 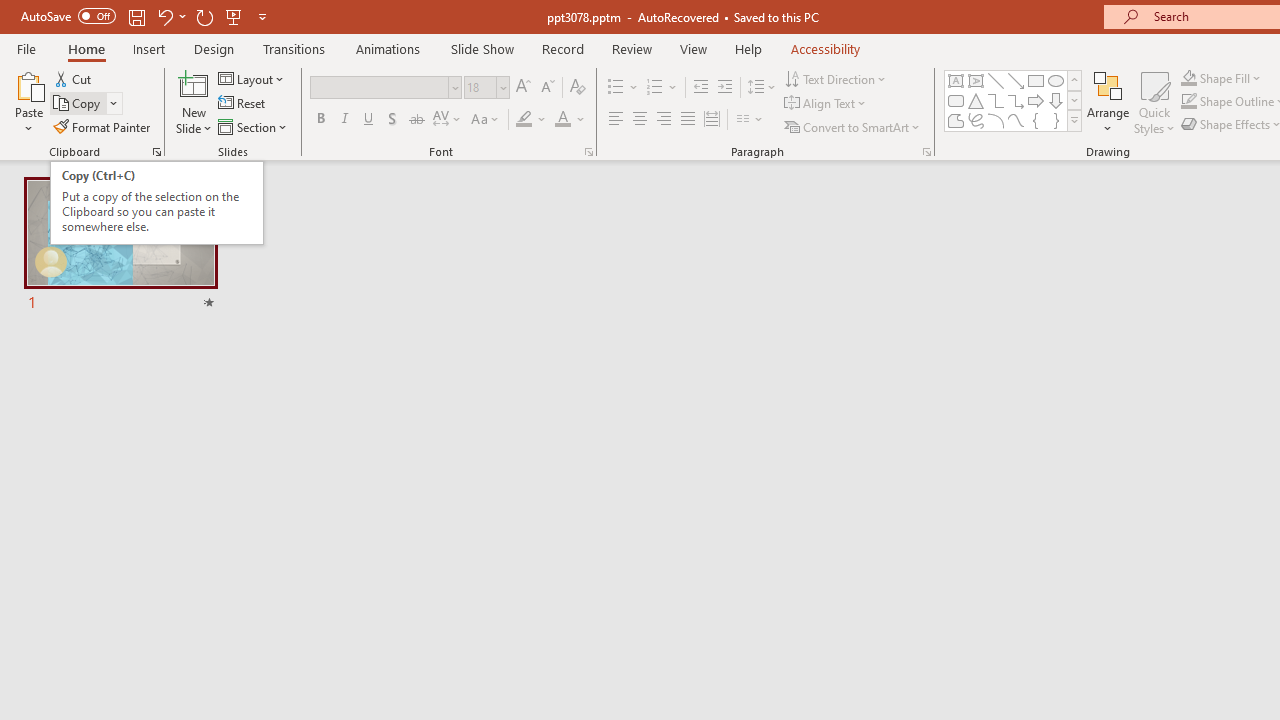 What do you see at coordinates (569, 119) in the screenshot?
I see `'Font Color'` at bounding box center [569, 119].